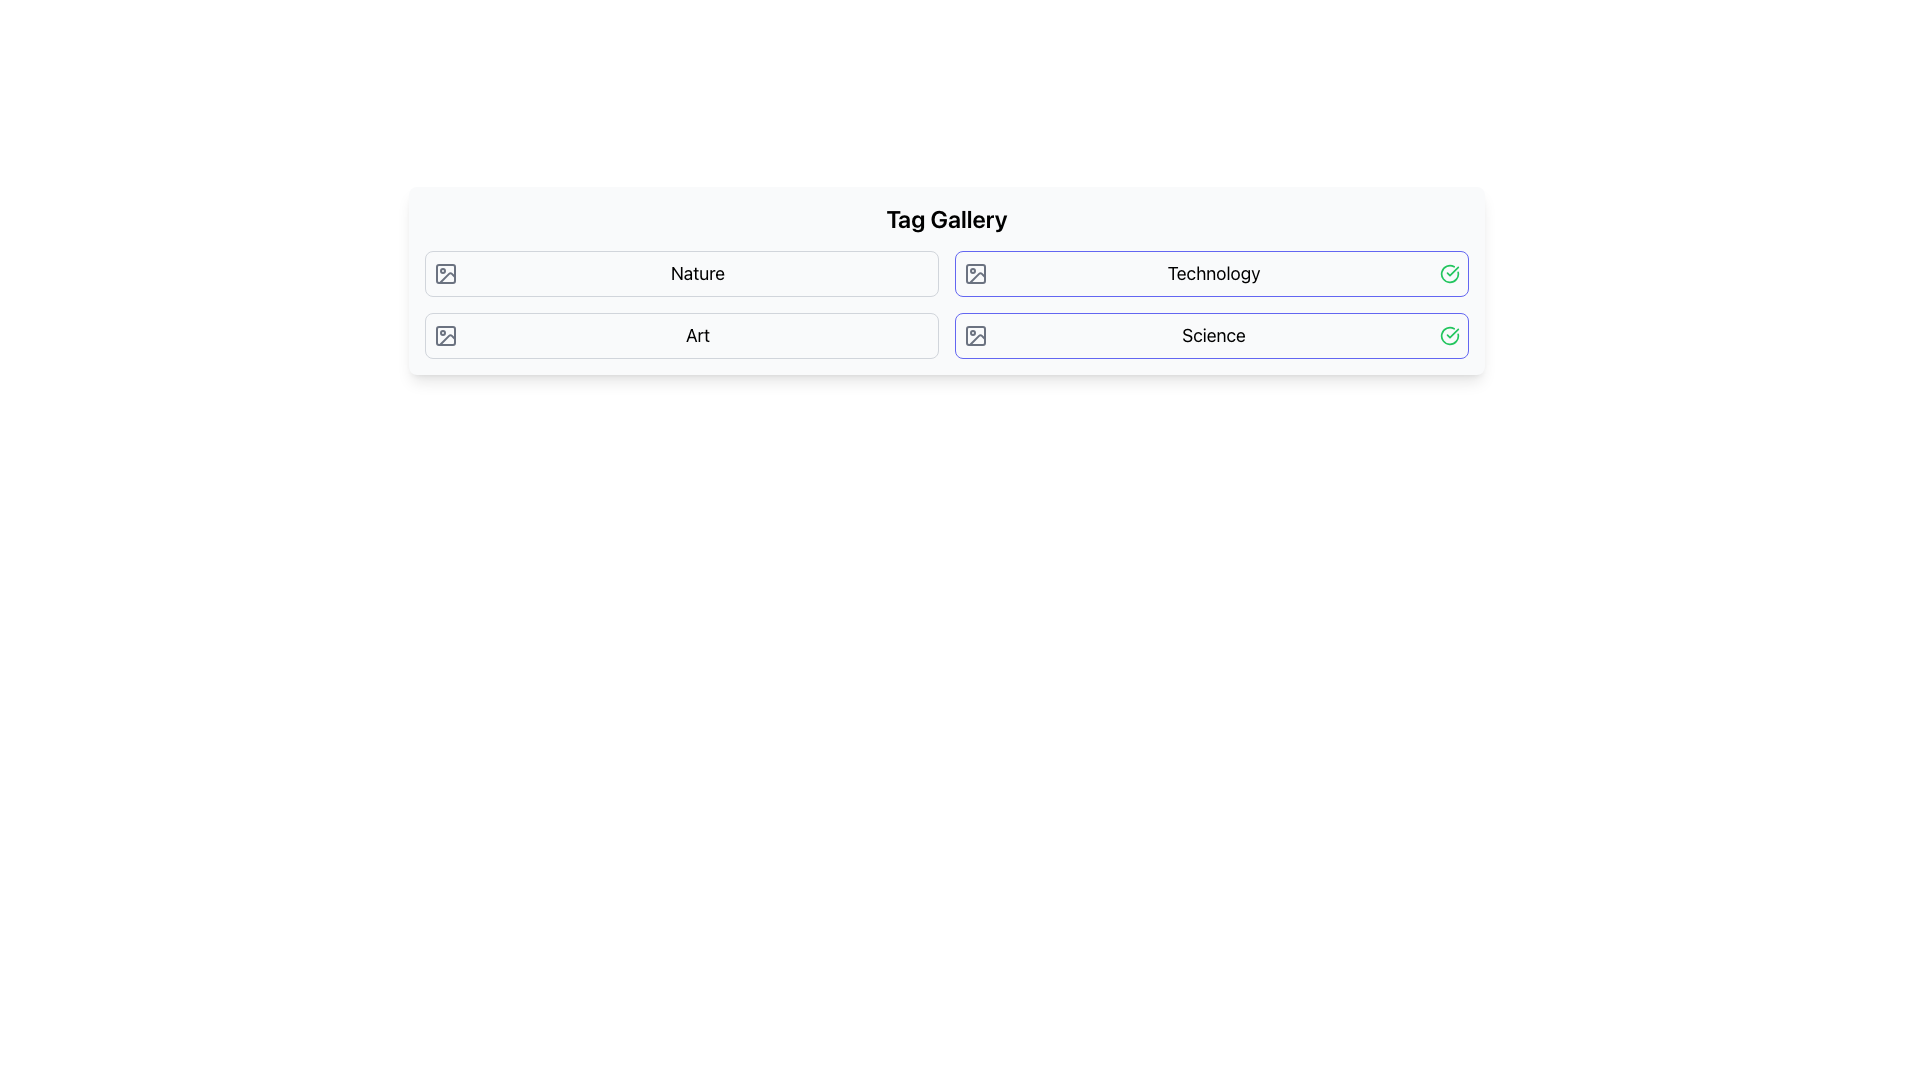  Describe the element at coordinates (445, 334) in the screenshot. I see `the compact square icon located to the left of the 'Art' text label, which features a gray-outlined image placeholder` at that location.